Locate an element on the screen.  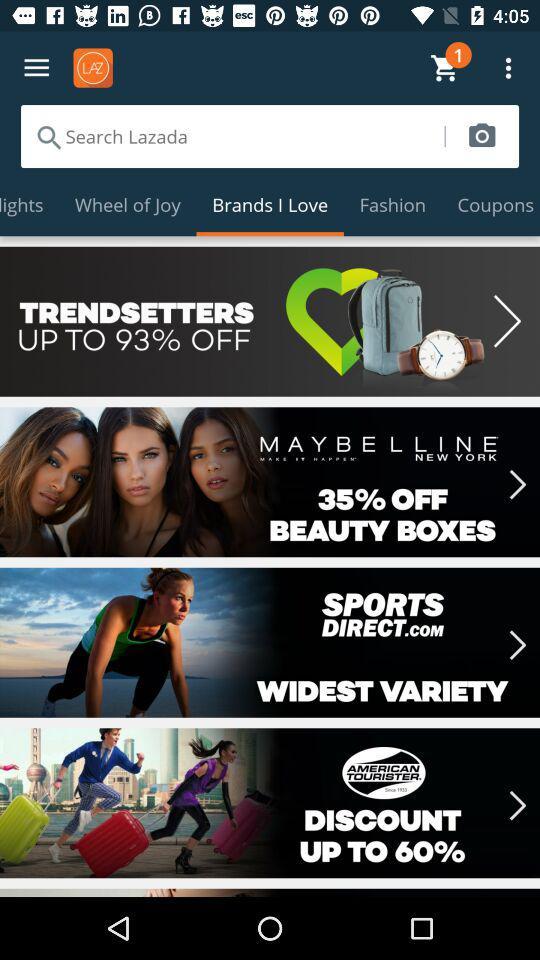
item above the highlights icon is located at coordinates (231, 135).